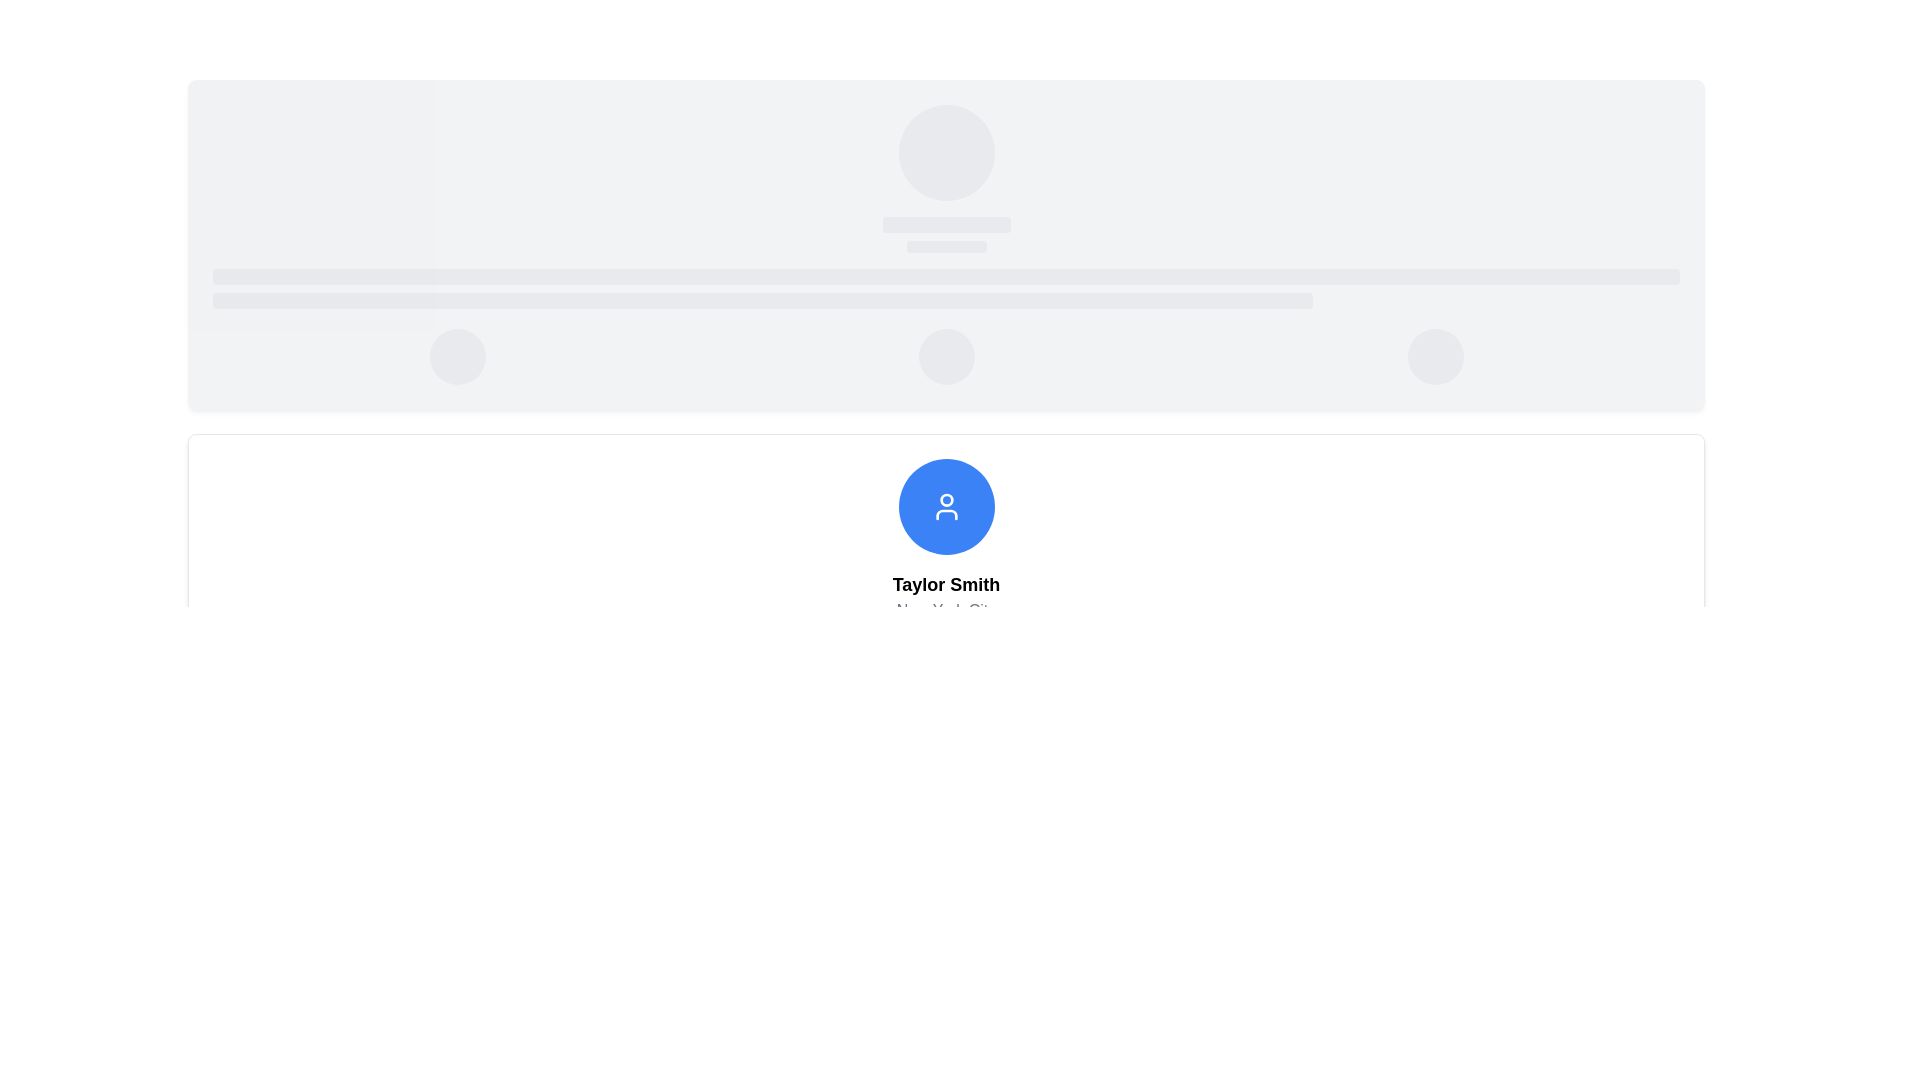 The image size is (1920, 1080). I want to click on the first horizontal gray progress bar with rounded edges, located at the top of its group, so click(945, 277).